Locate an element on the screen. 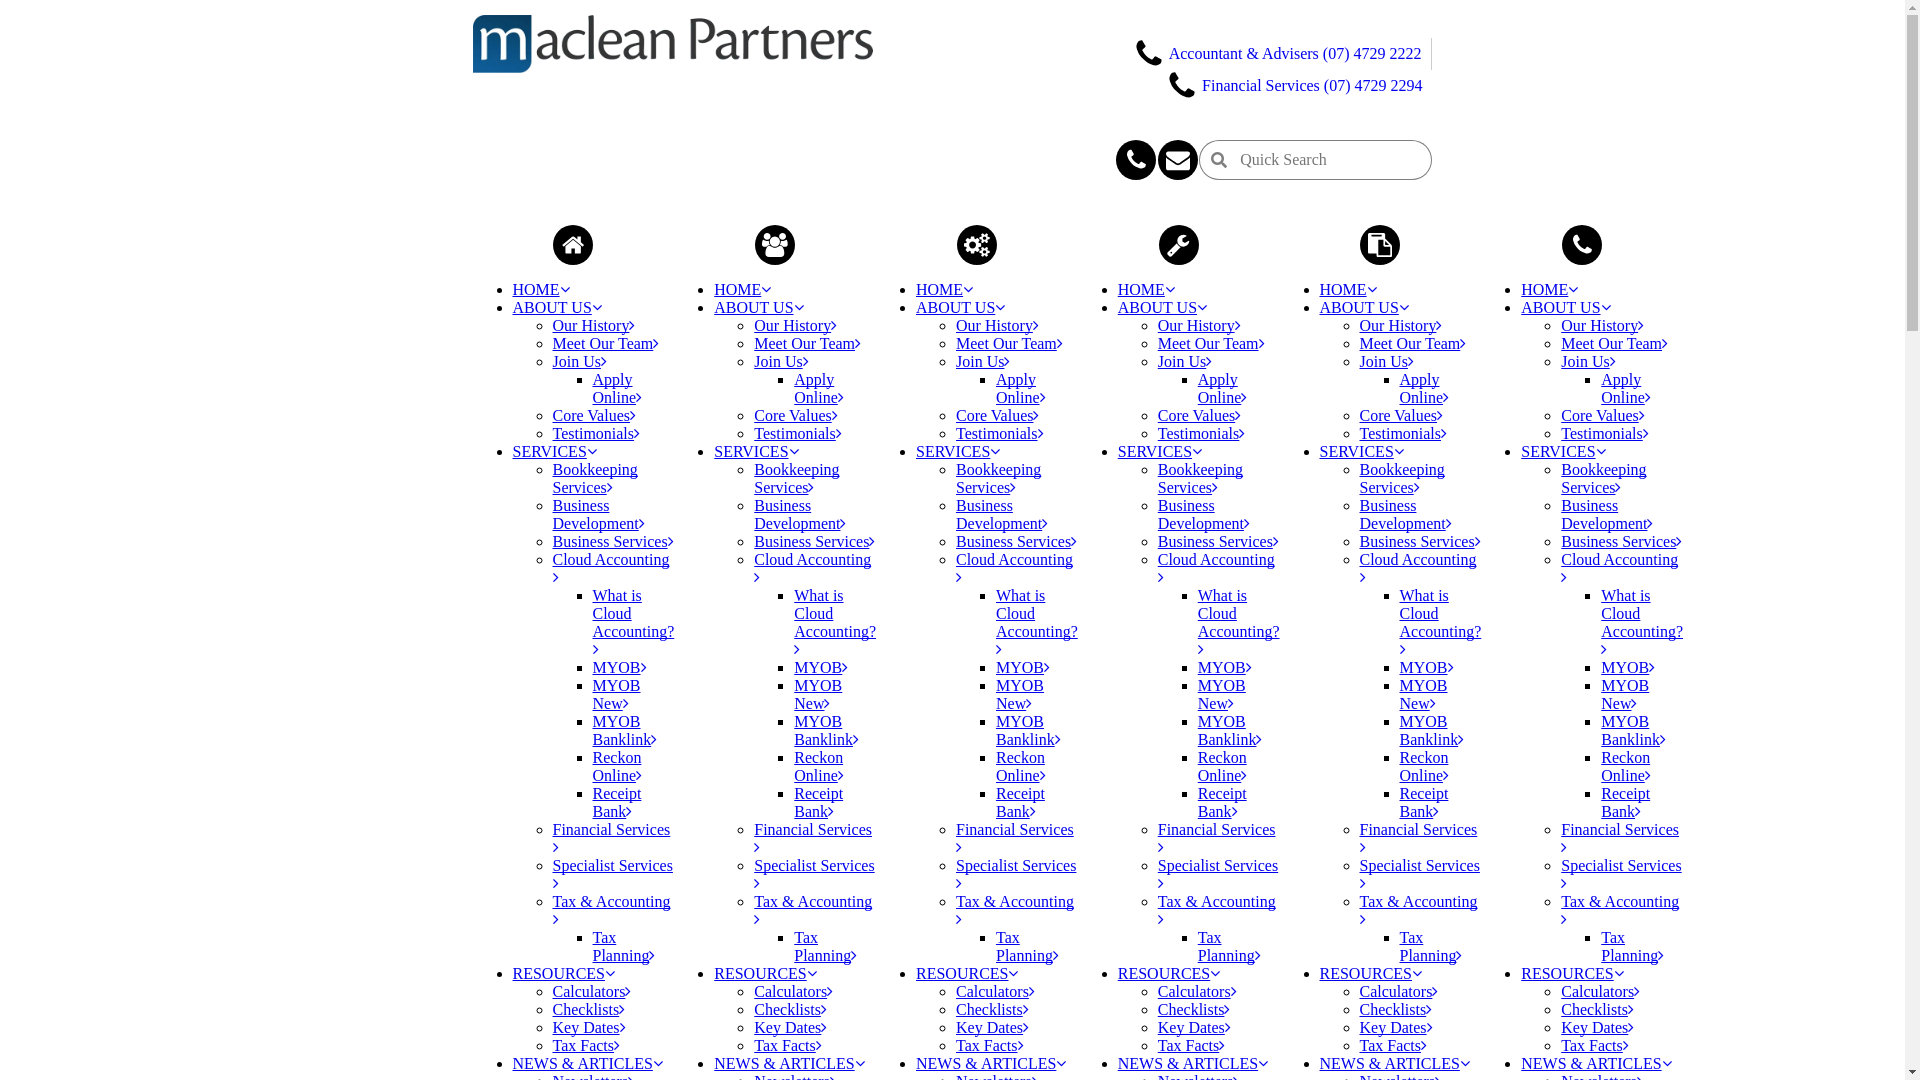  'Tax & Accounting' is located at coordinates (1359, 910).